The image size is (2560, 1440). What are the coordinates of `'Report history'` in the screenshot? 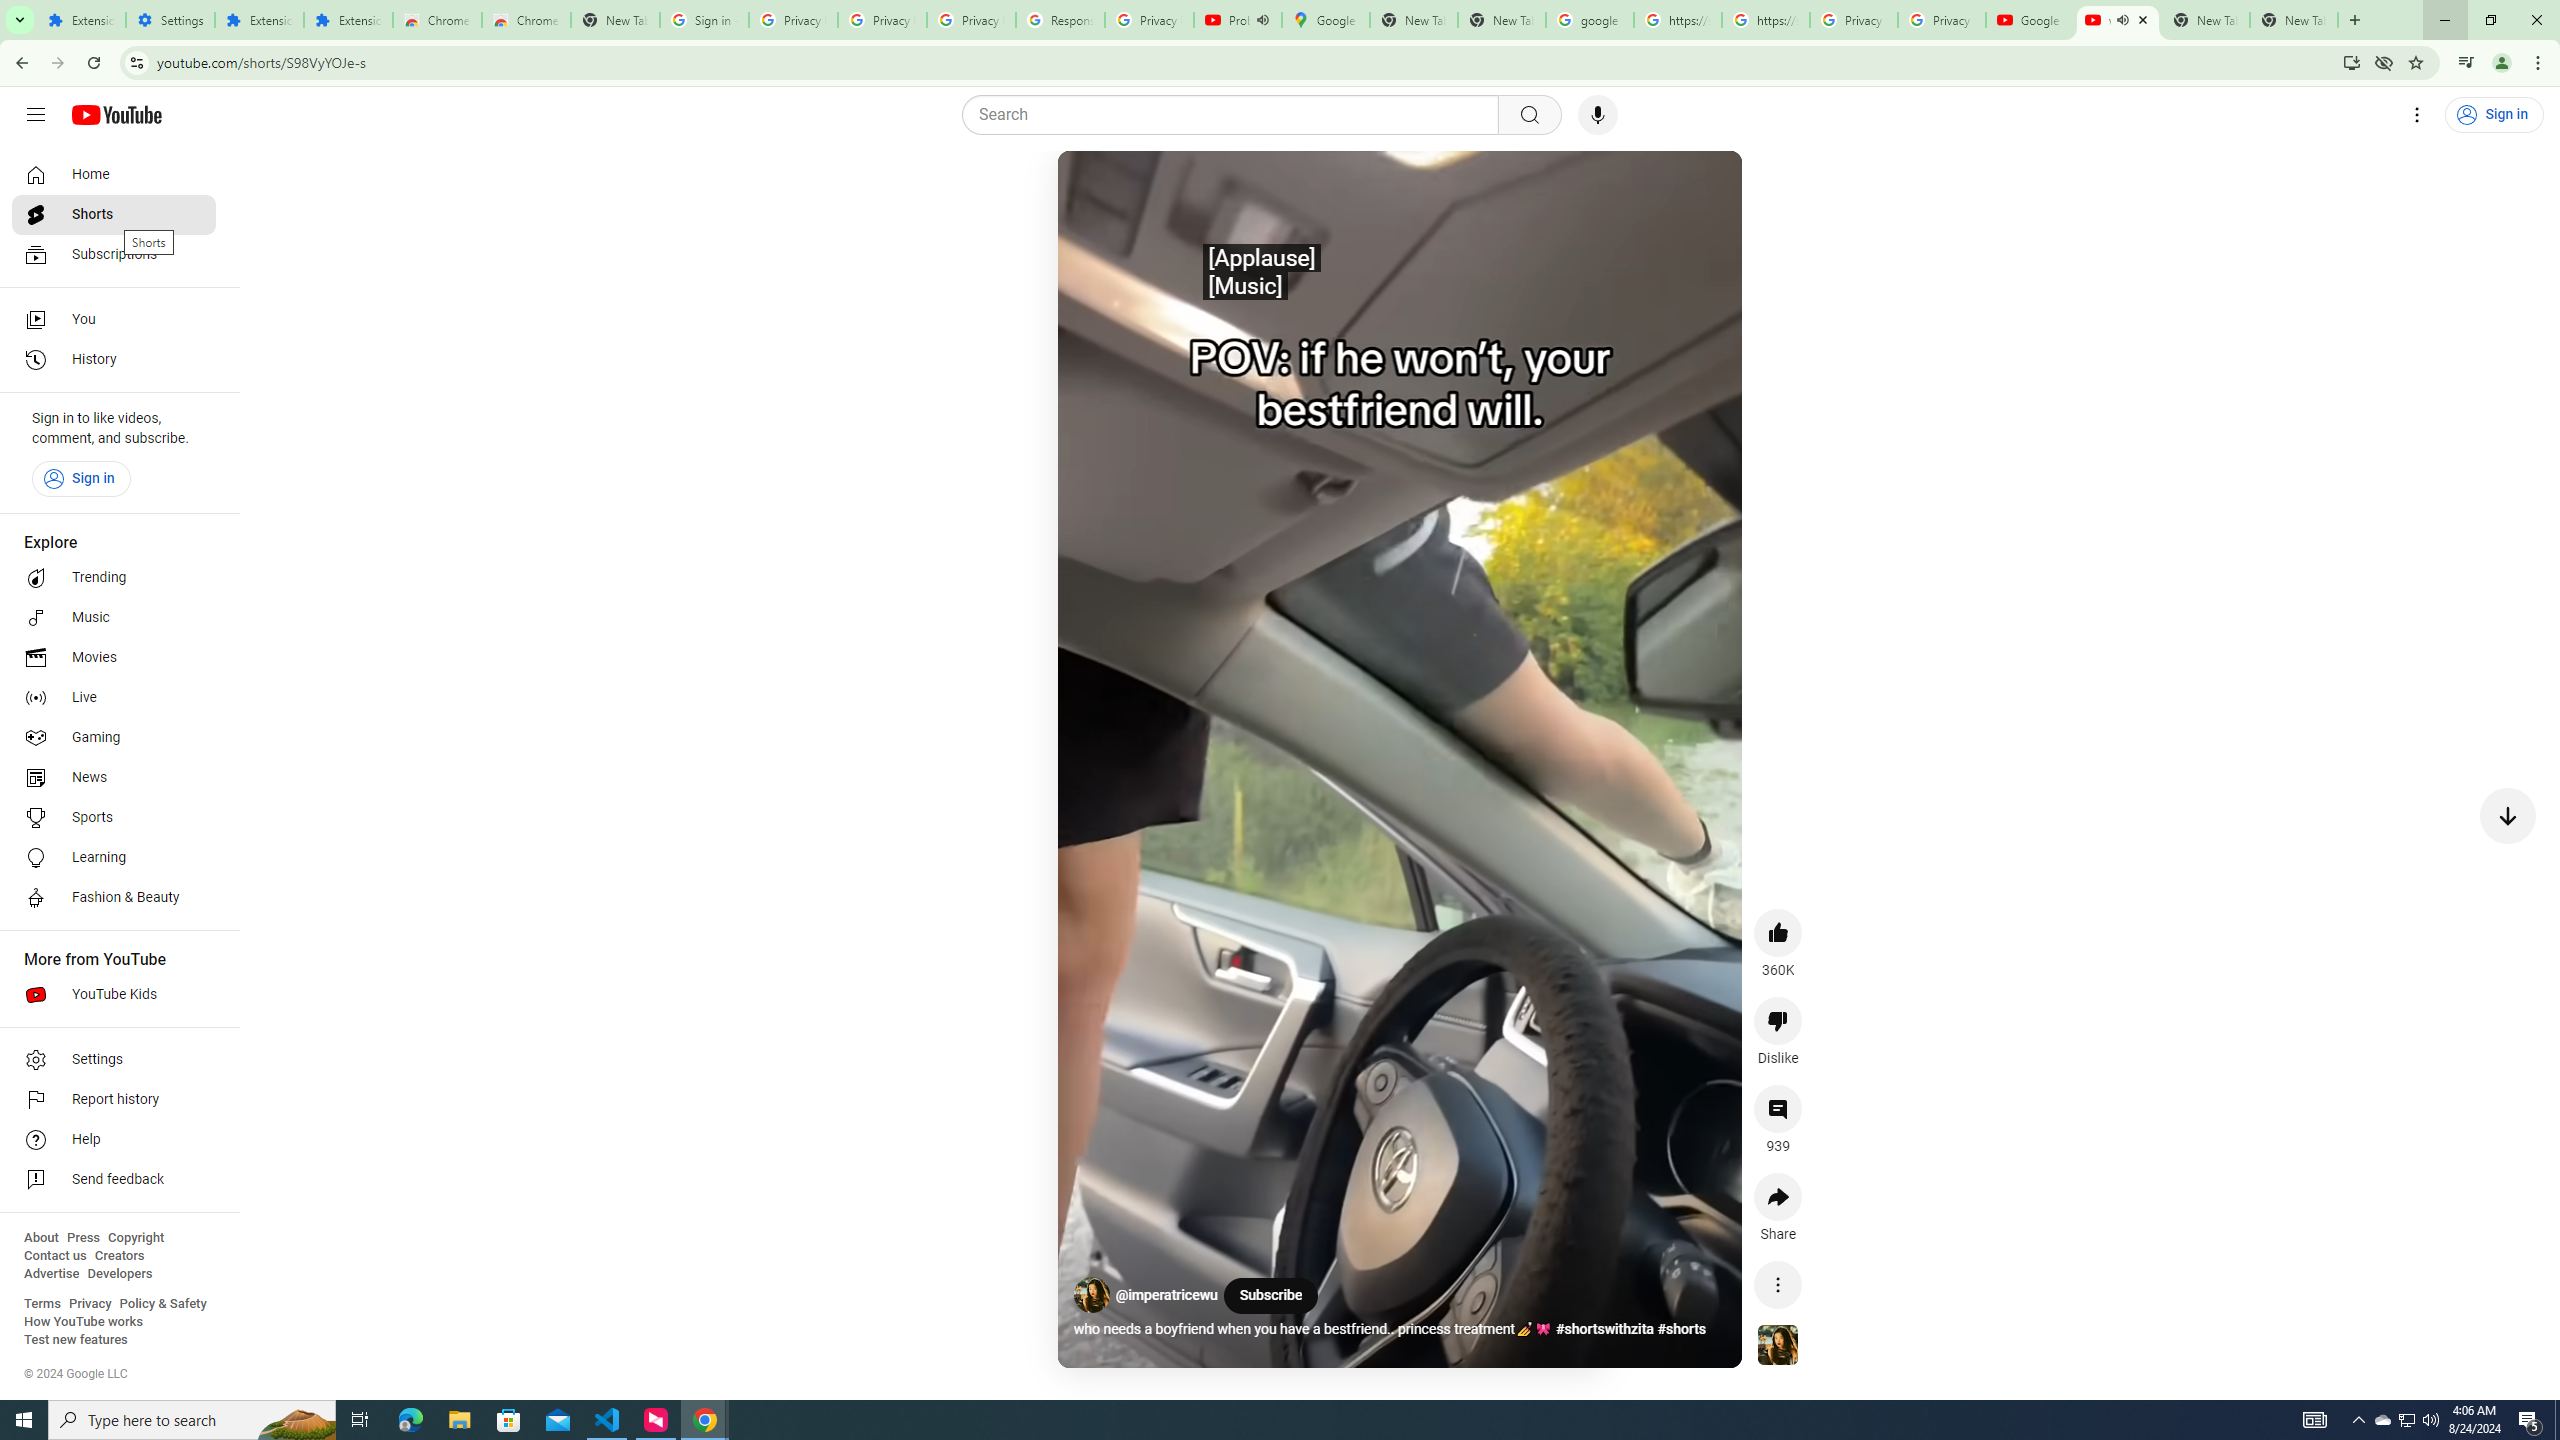 It's located at (113, 1099).